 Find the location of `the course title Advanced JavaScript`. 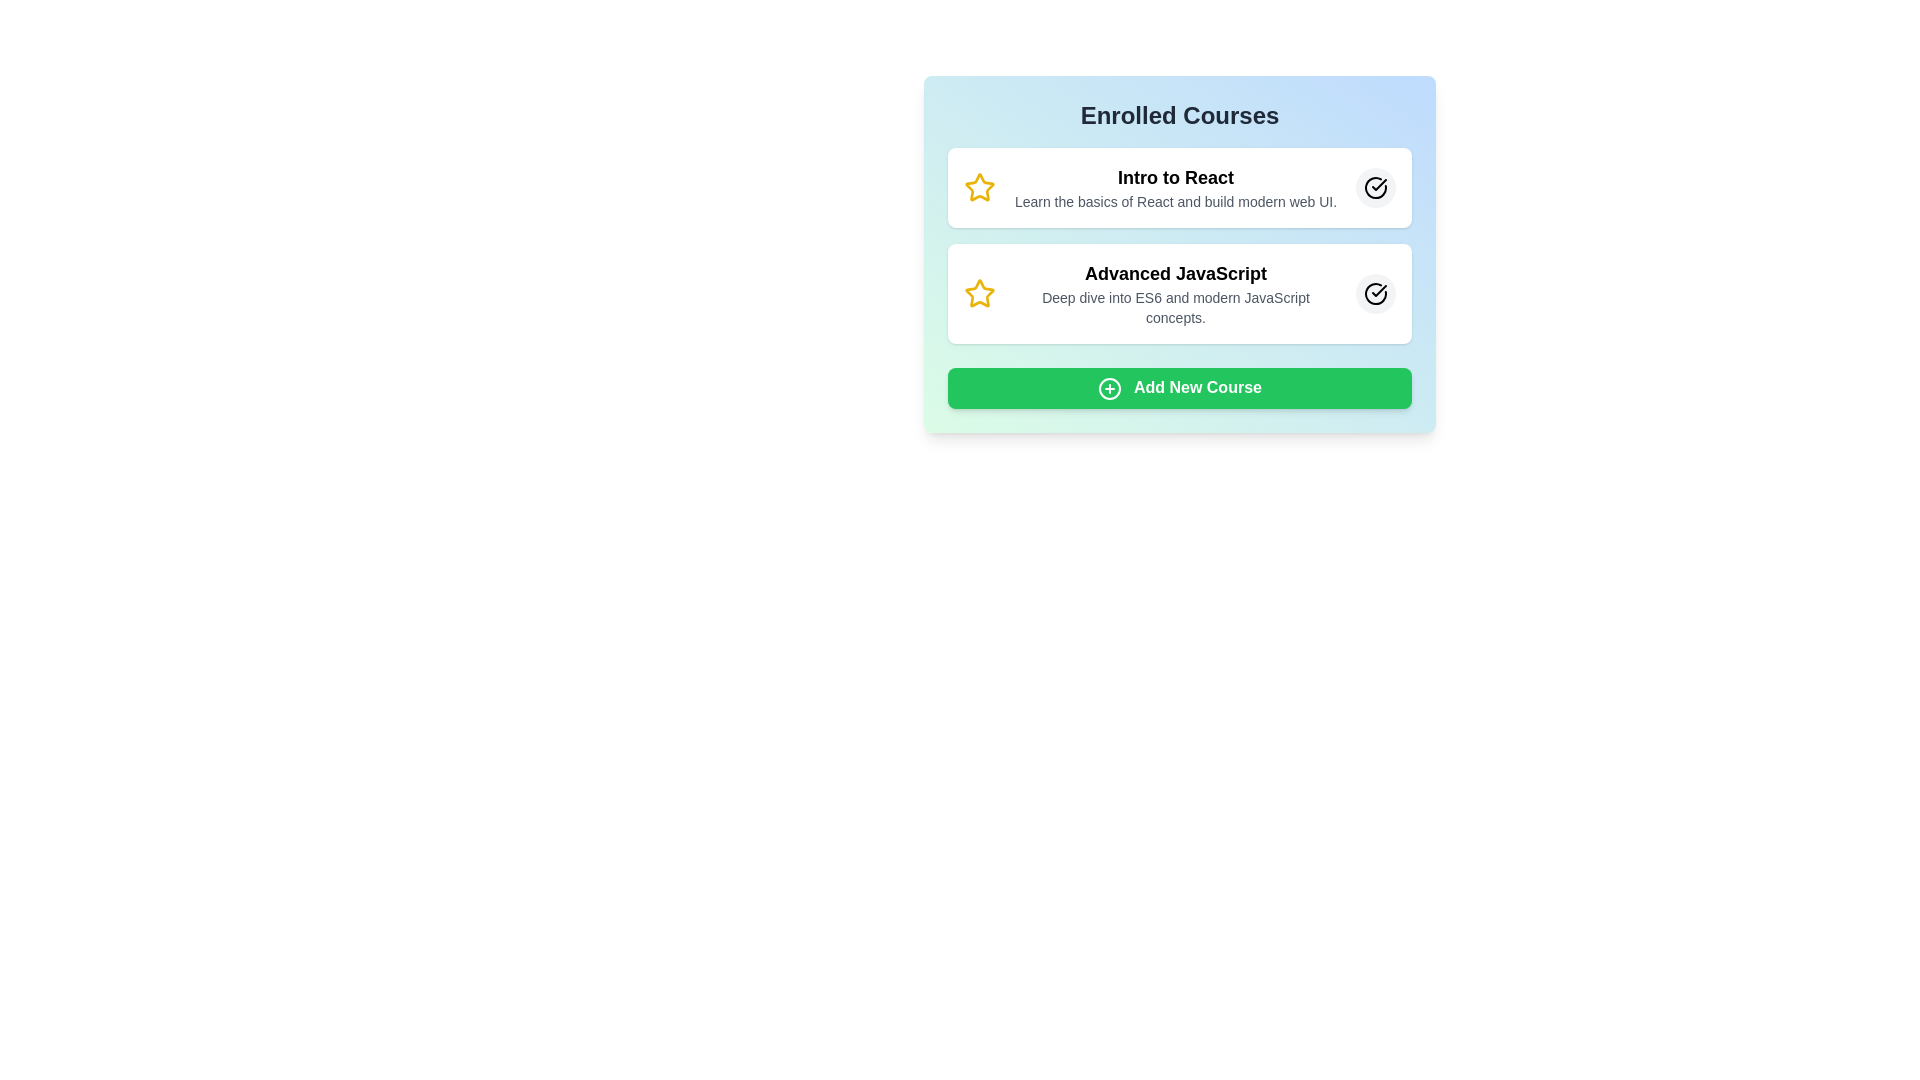

the course title Advanced JavaScript is located at coordinates (1180, 273).